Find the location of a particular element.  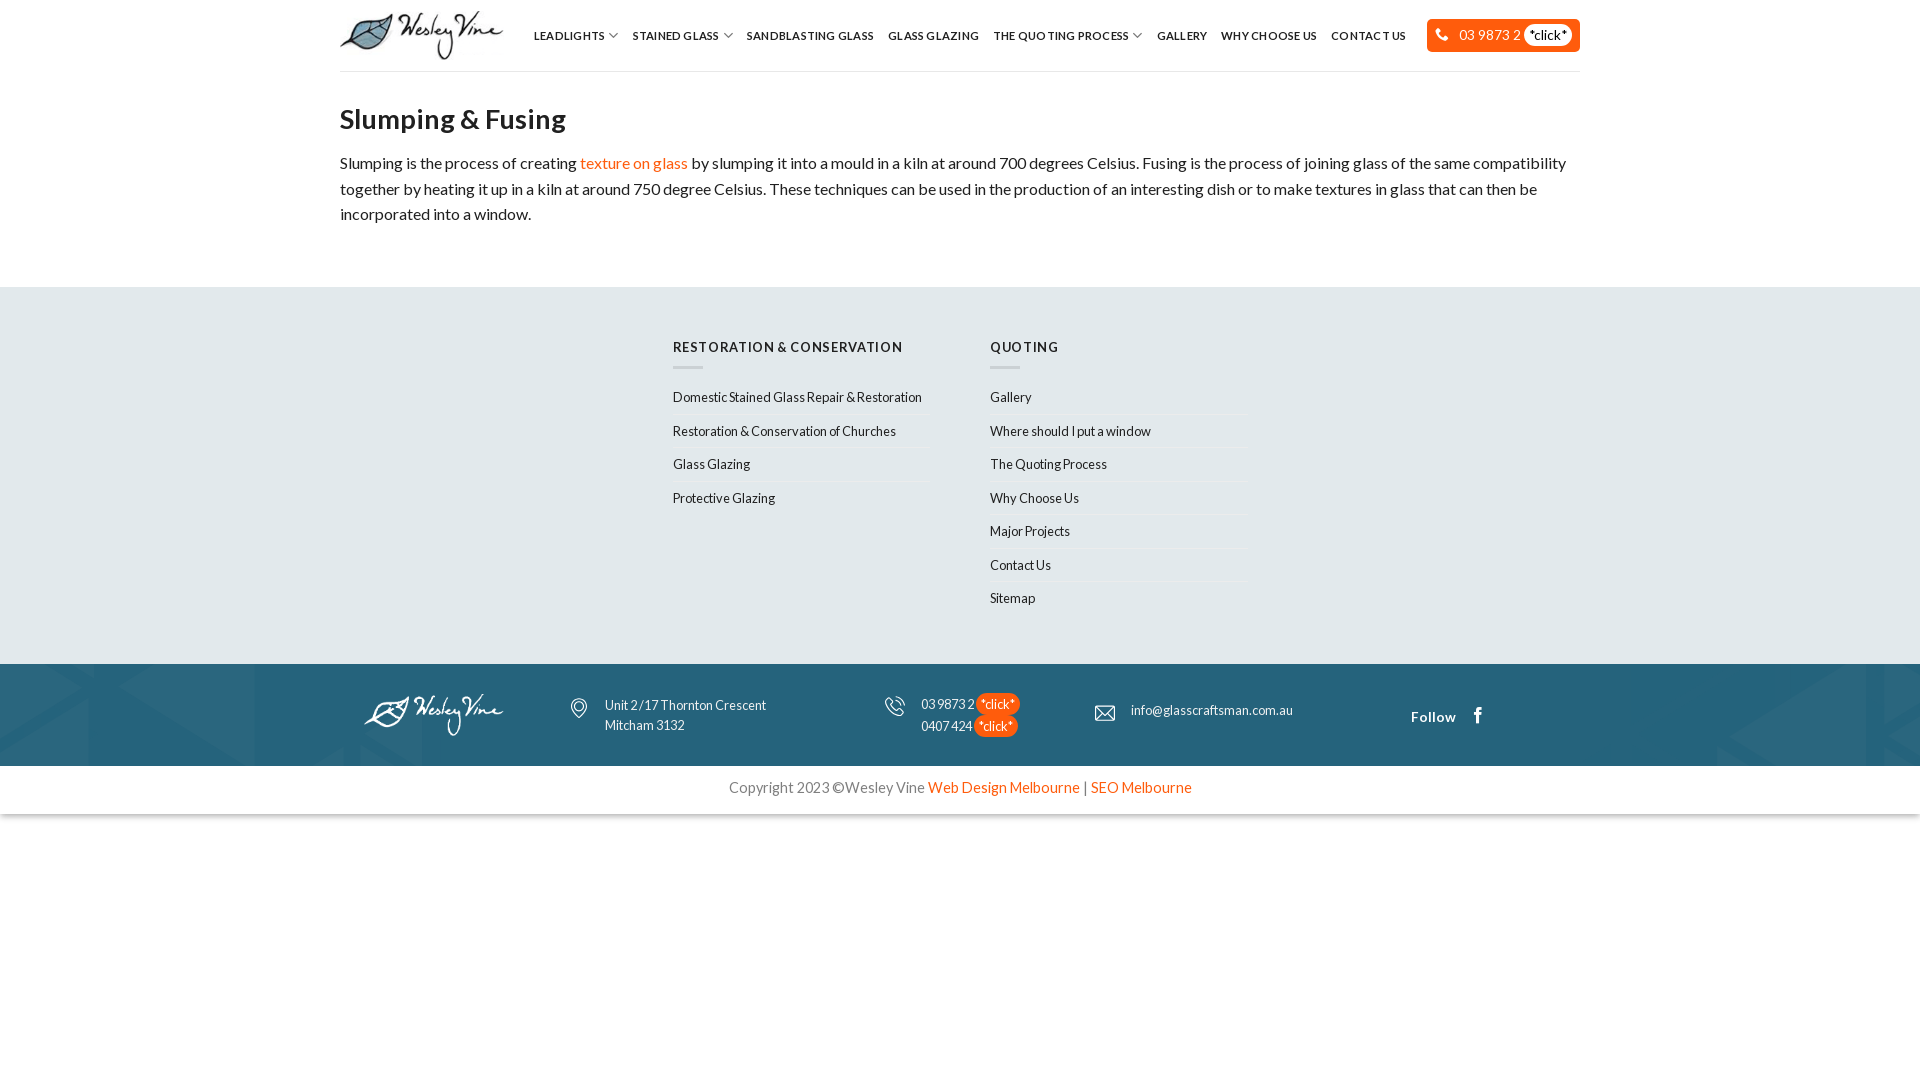

'GALLERY' is located at coordinates (1182, 35).